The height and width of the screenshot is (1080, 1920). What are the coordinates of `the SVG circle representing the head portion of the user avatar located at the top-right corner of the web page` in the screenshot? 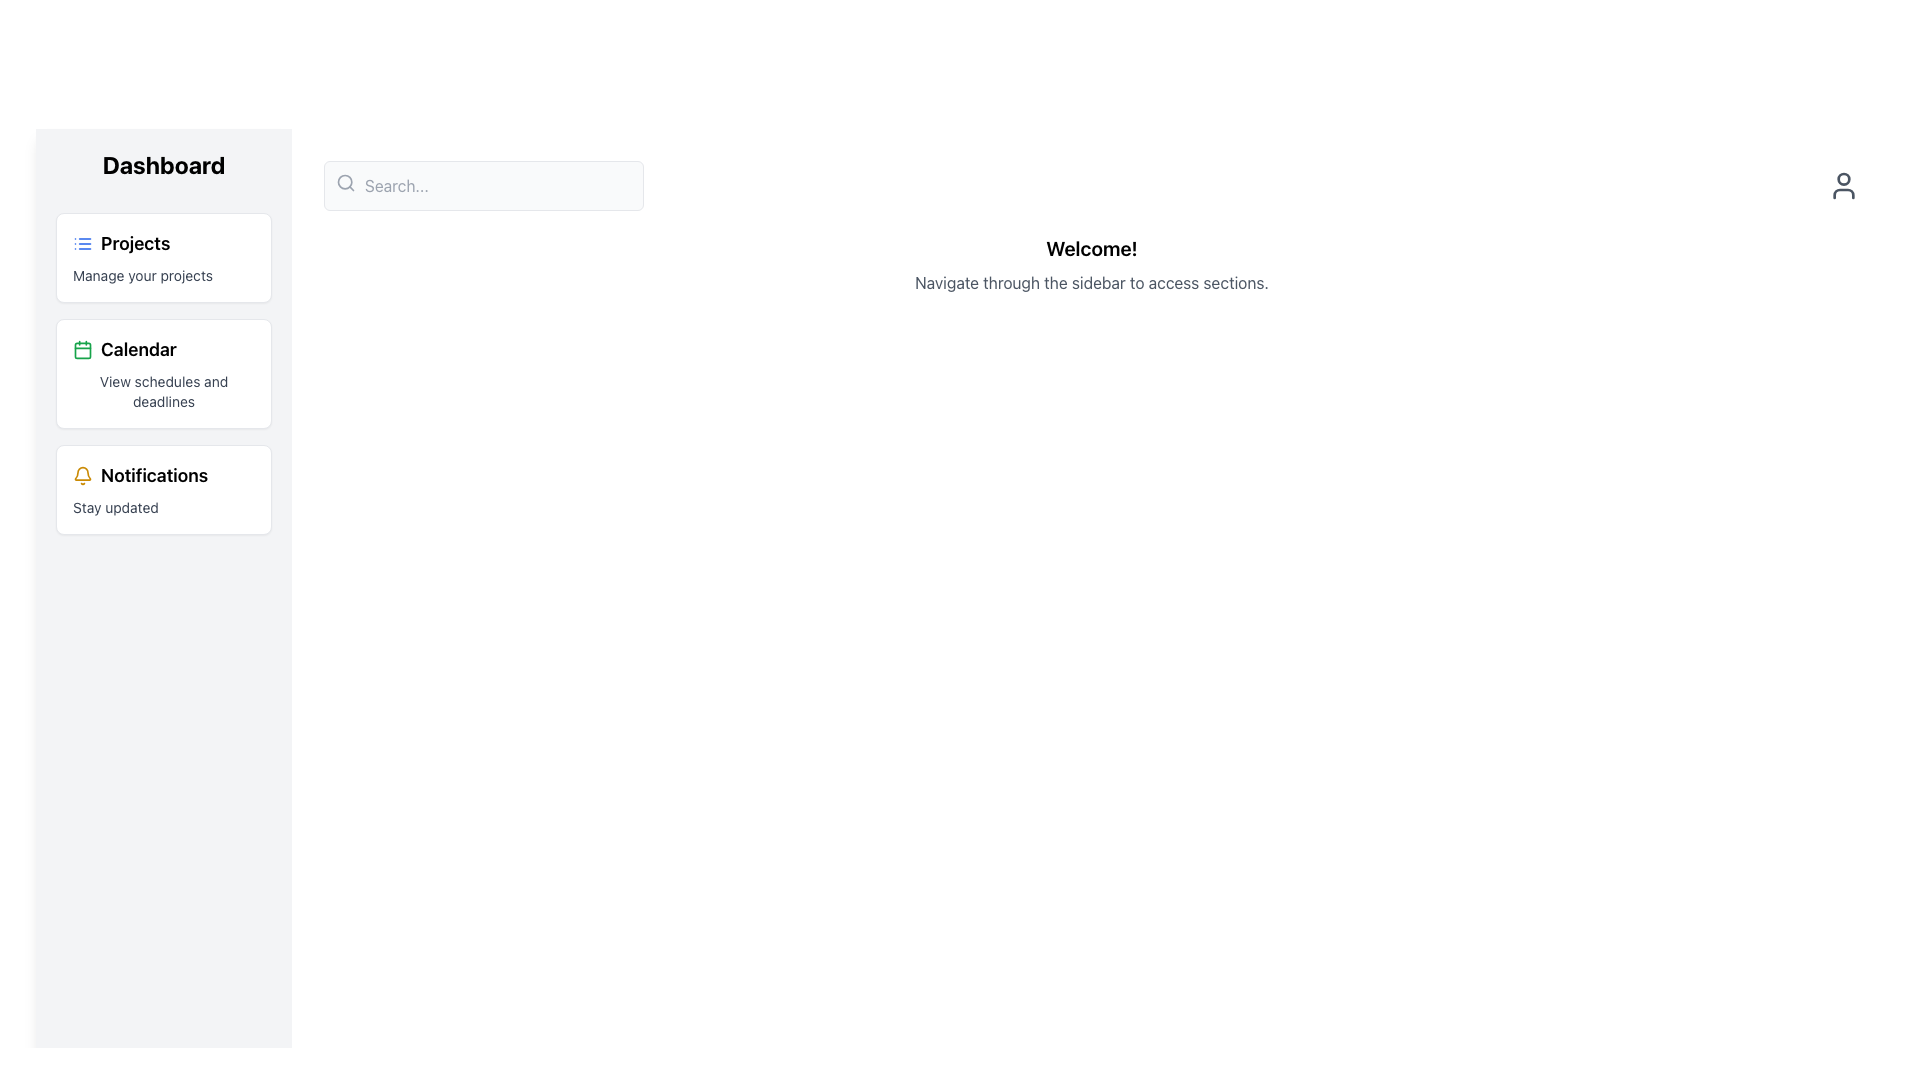 It's located at (1842, 177).